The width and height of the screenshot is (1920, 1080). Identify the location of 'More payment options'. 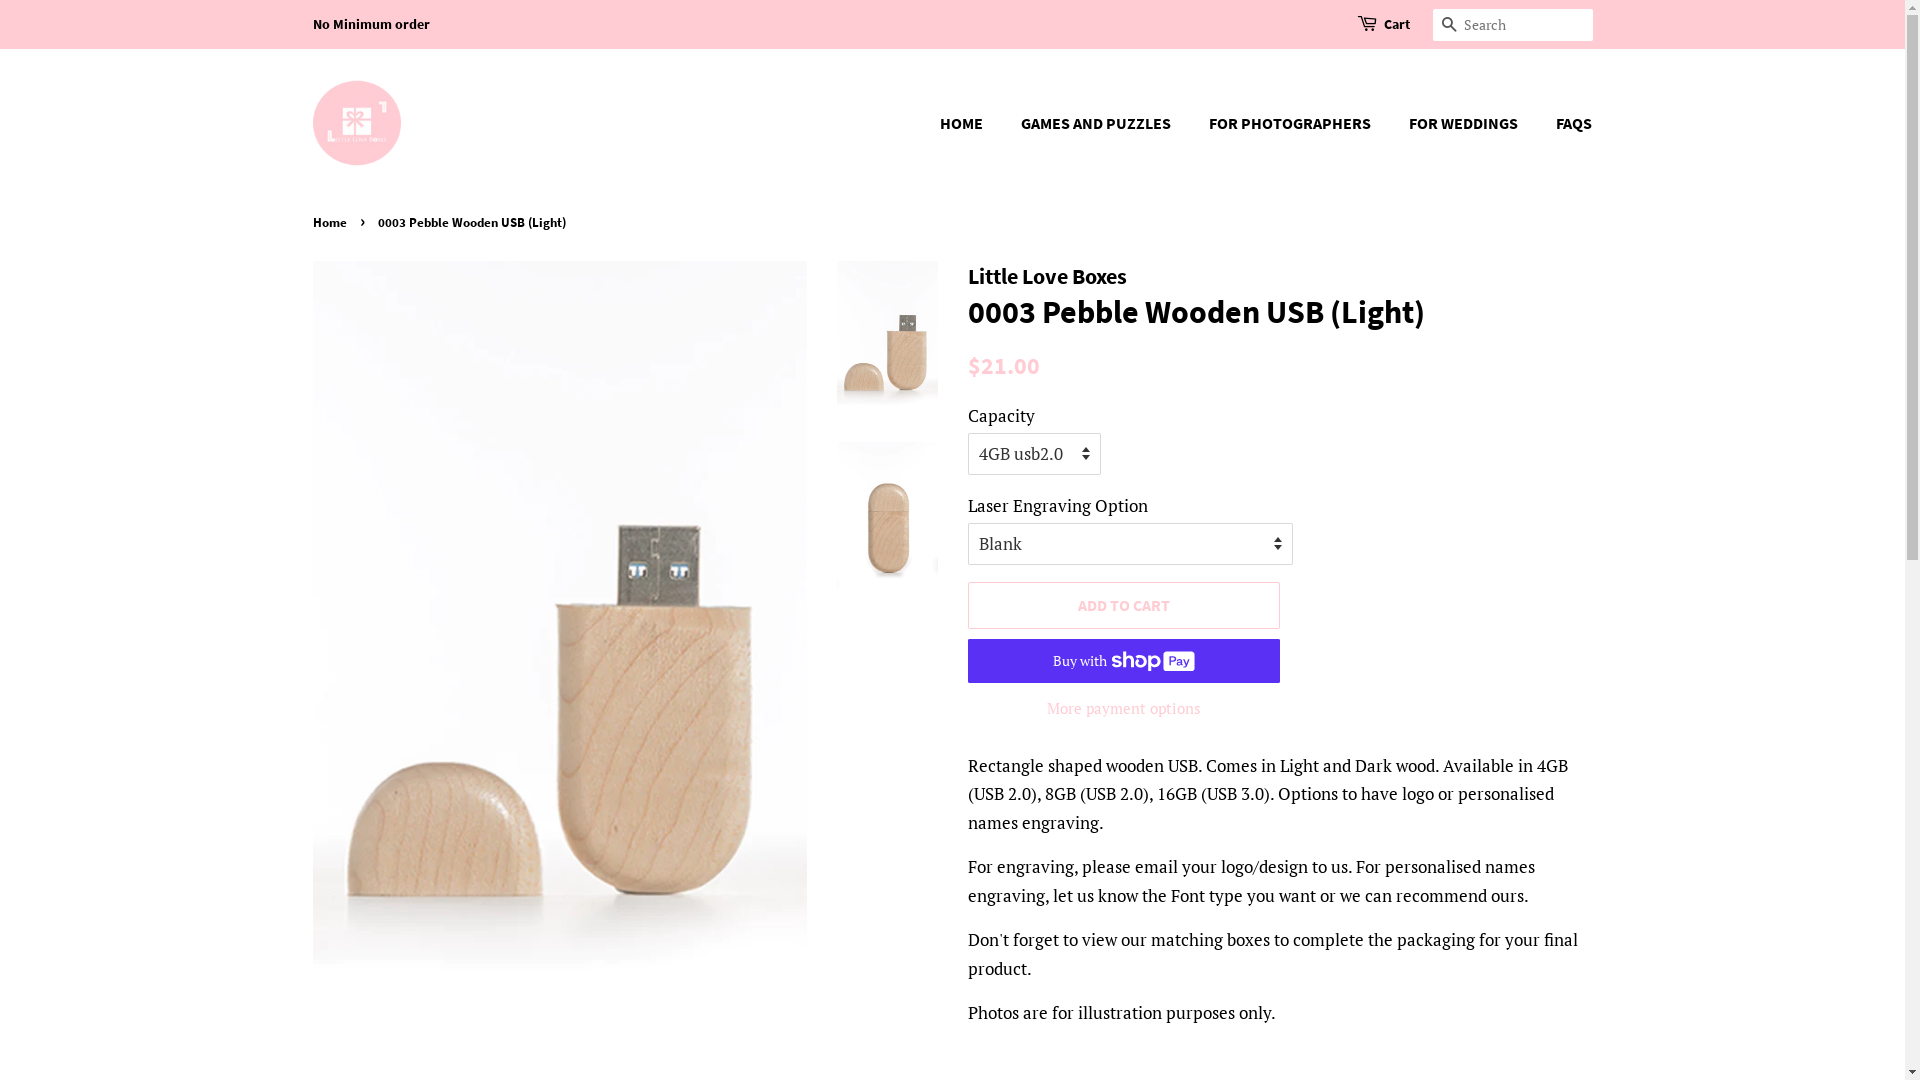
(1124, 706).